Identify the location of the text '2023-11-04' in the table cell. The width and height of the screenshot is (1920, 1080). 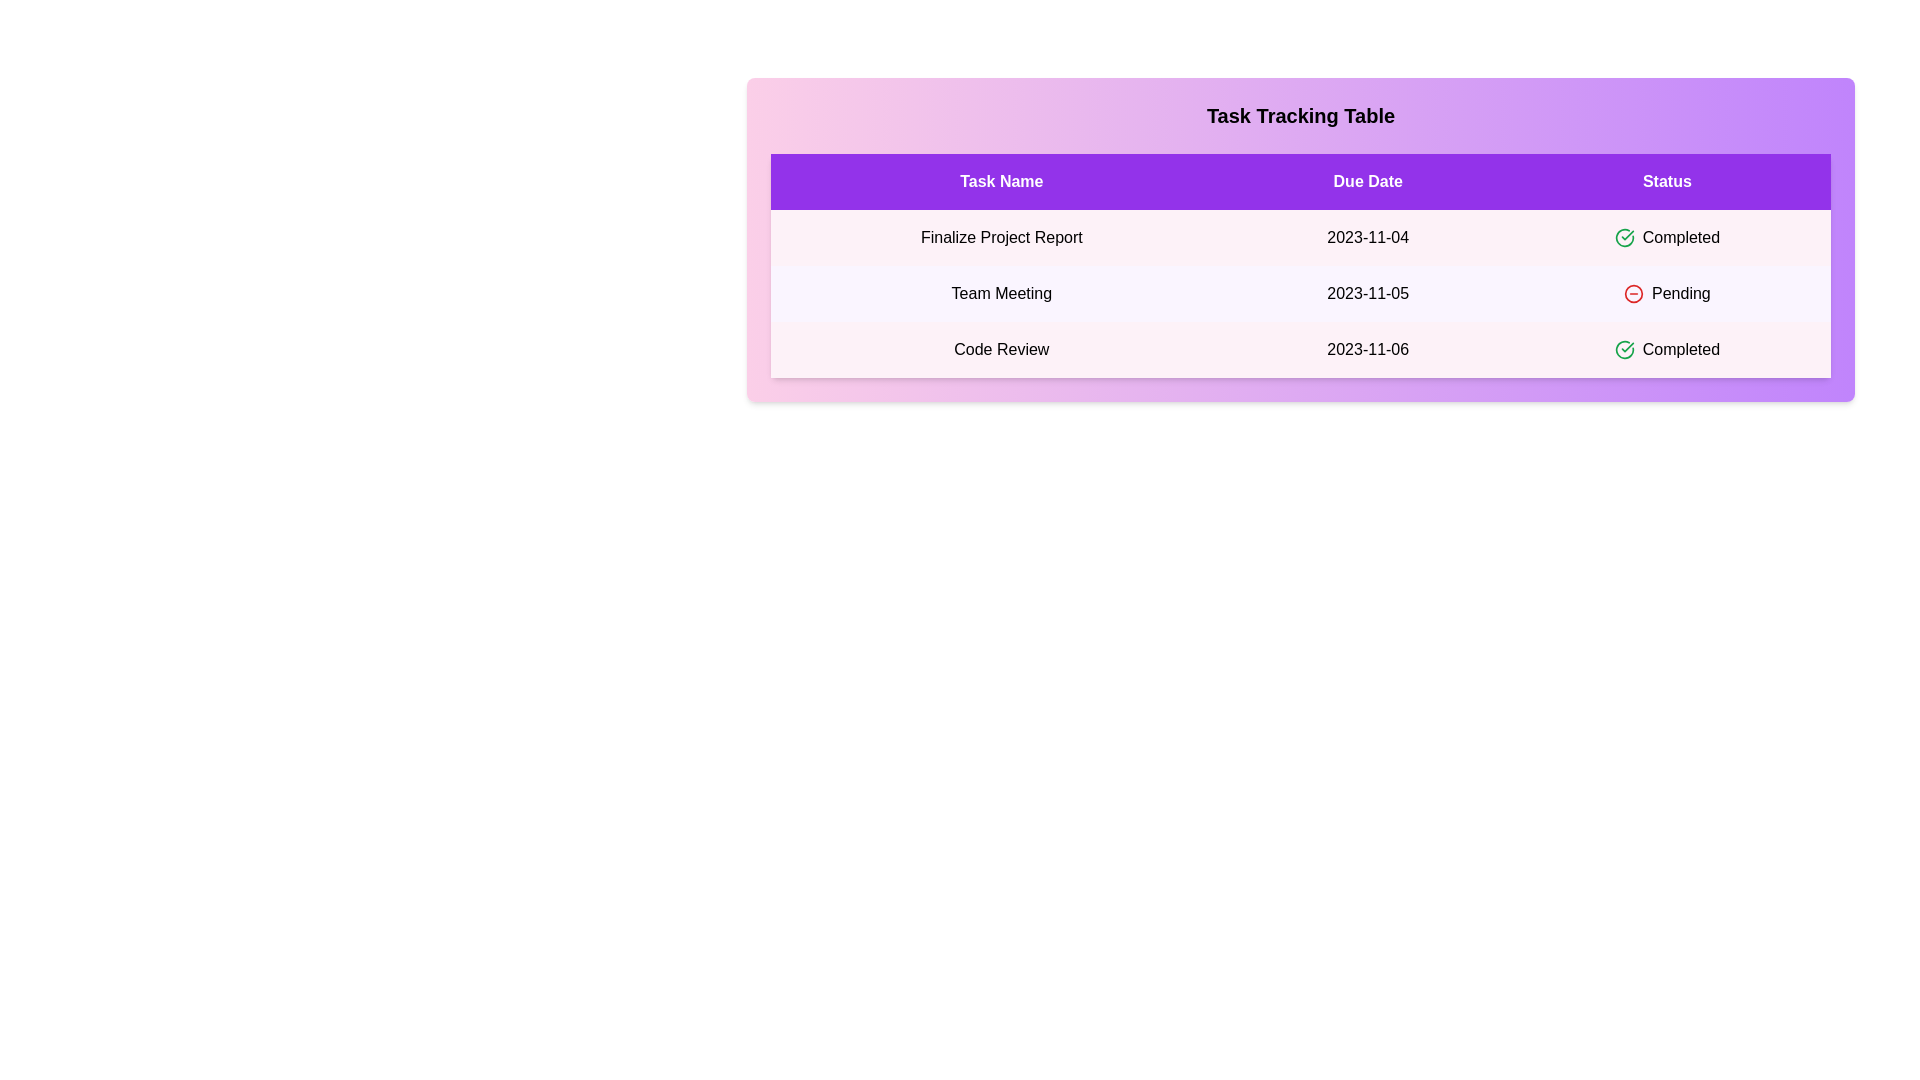
(1367, 237).